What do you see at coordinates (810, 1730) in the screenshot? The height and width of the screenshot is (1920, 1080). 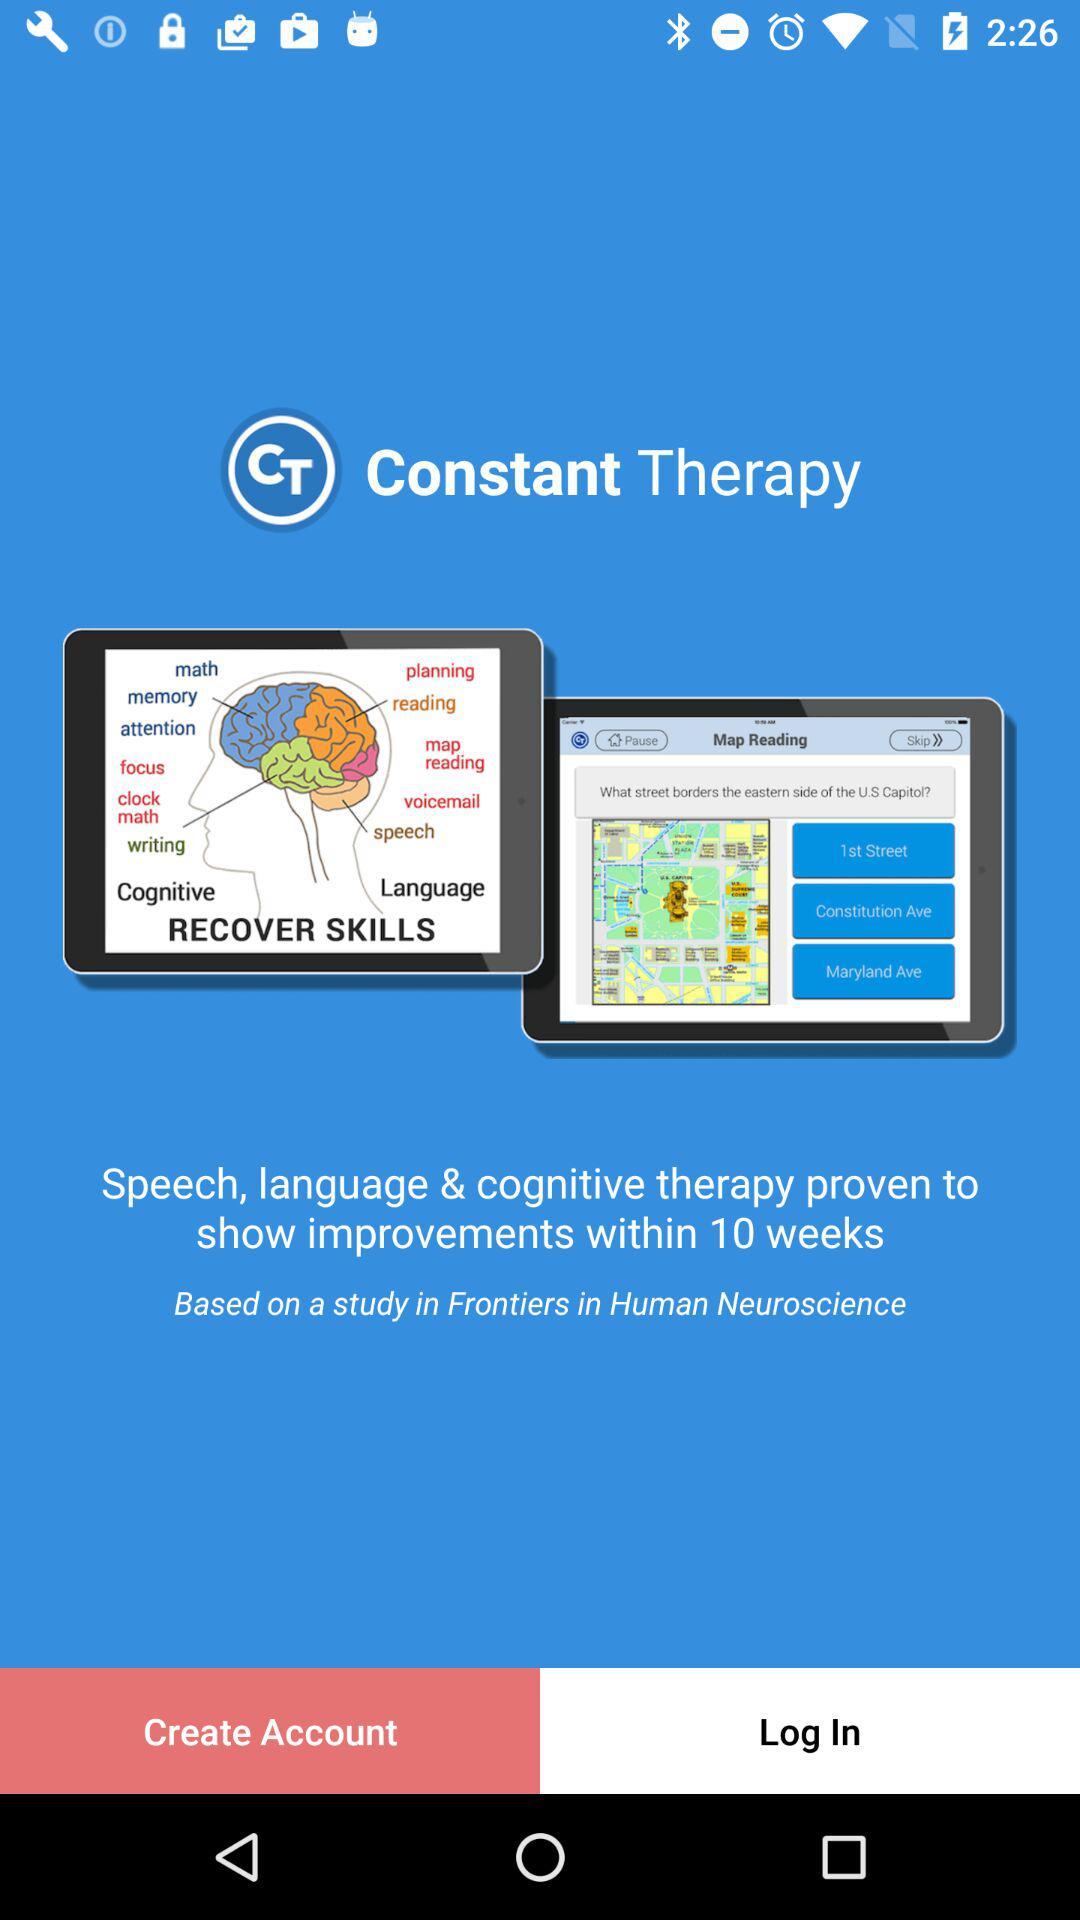 I see `the item to the right of the create account item` at bounding box center [810, 1730].